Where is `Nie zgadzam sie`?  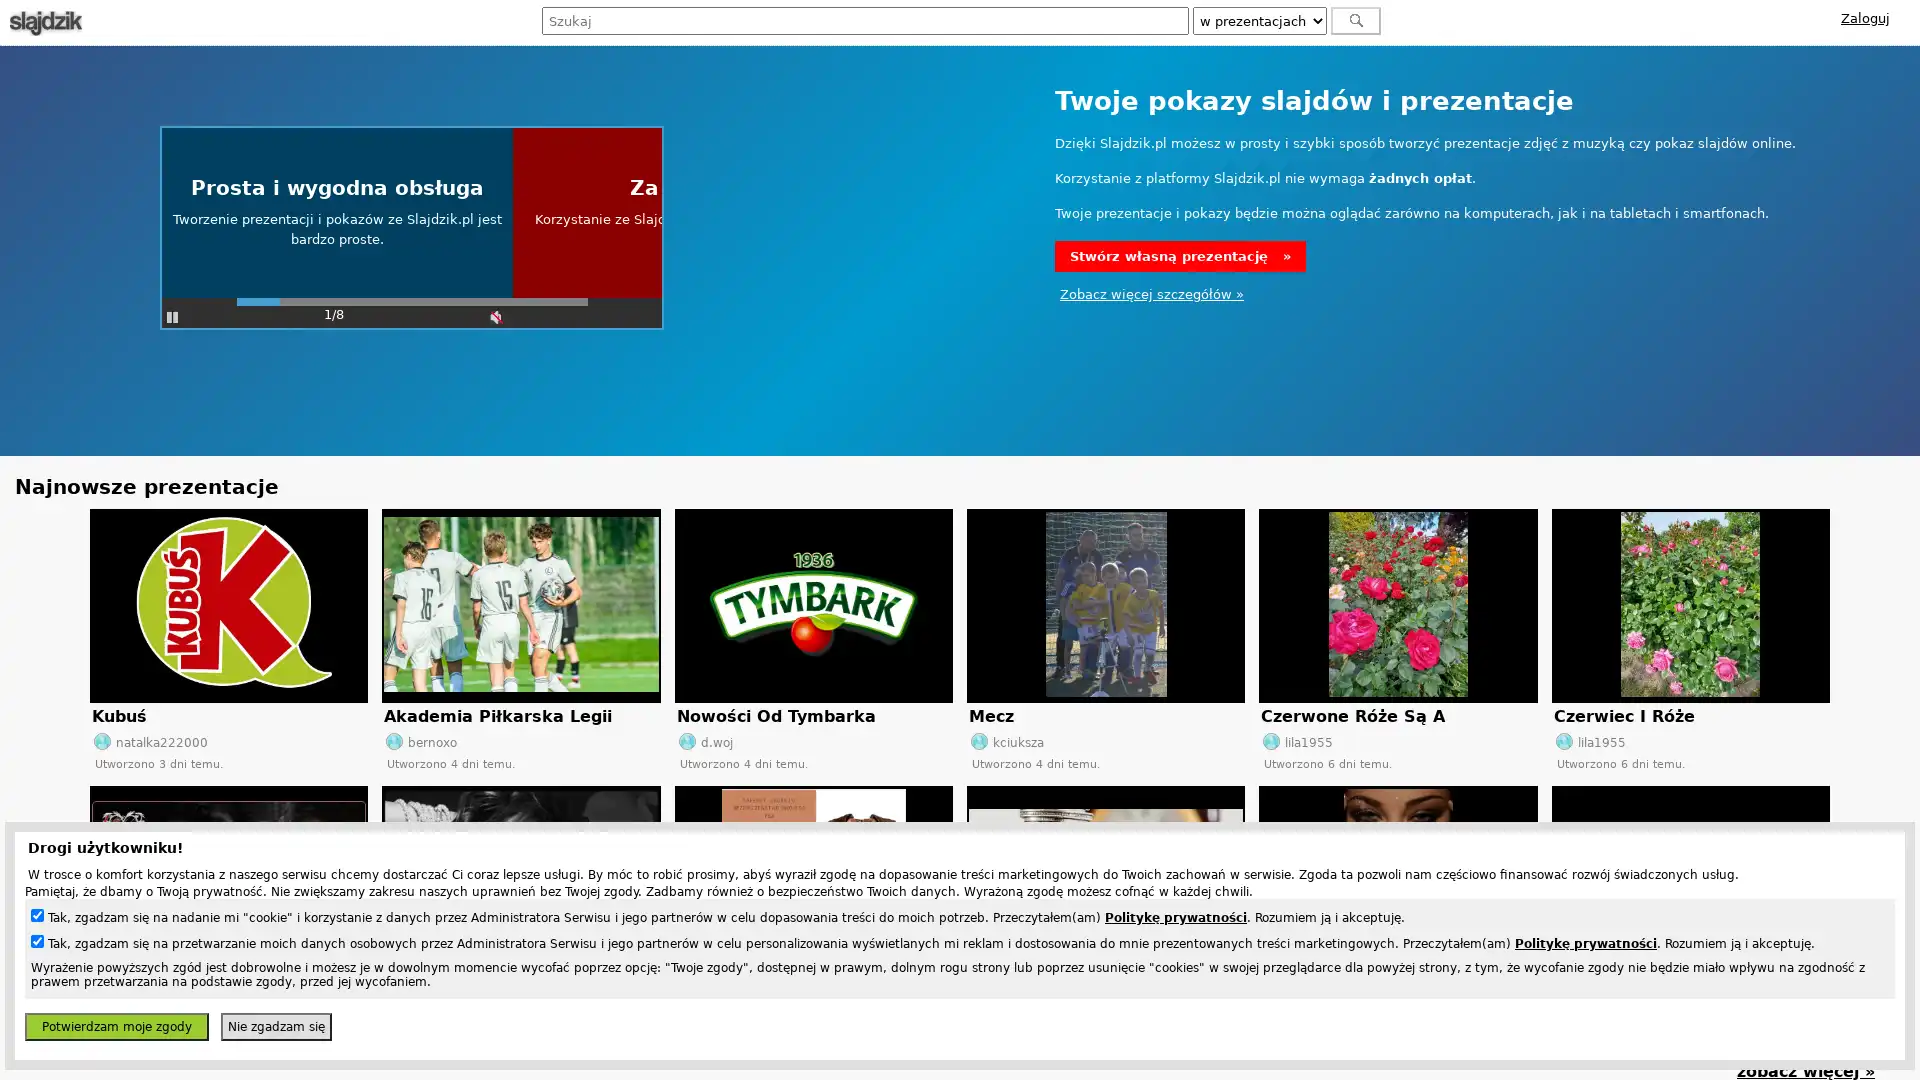 Nie zgadzam sie is located at coordinates (275, 1026).